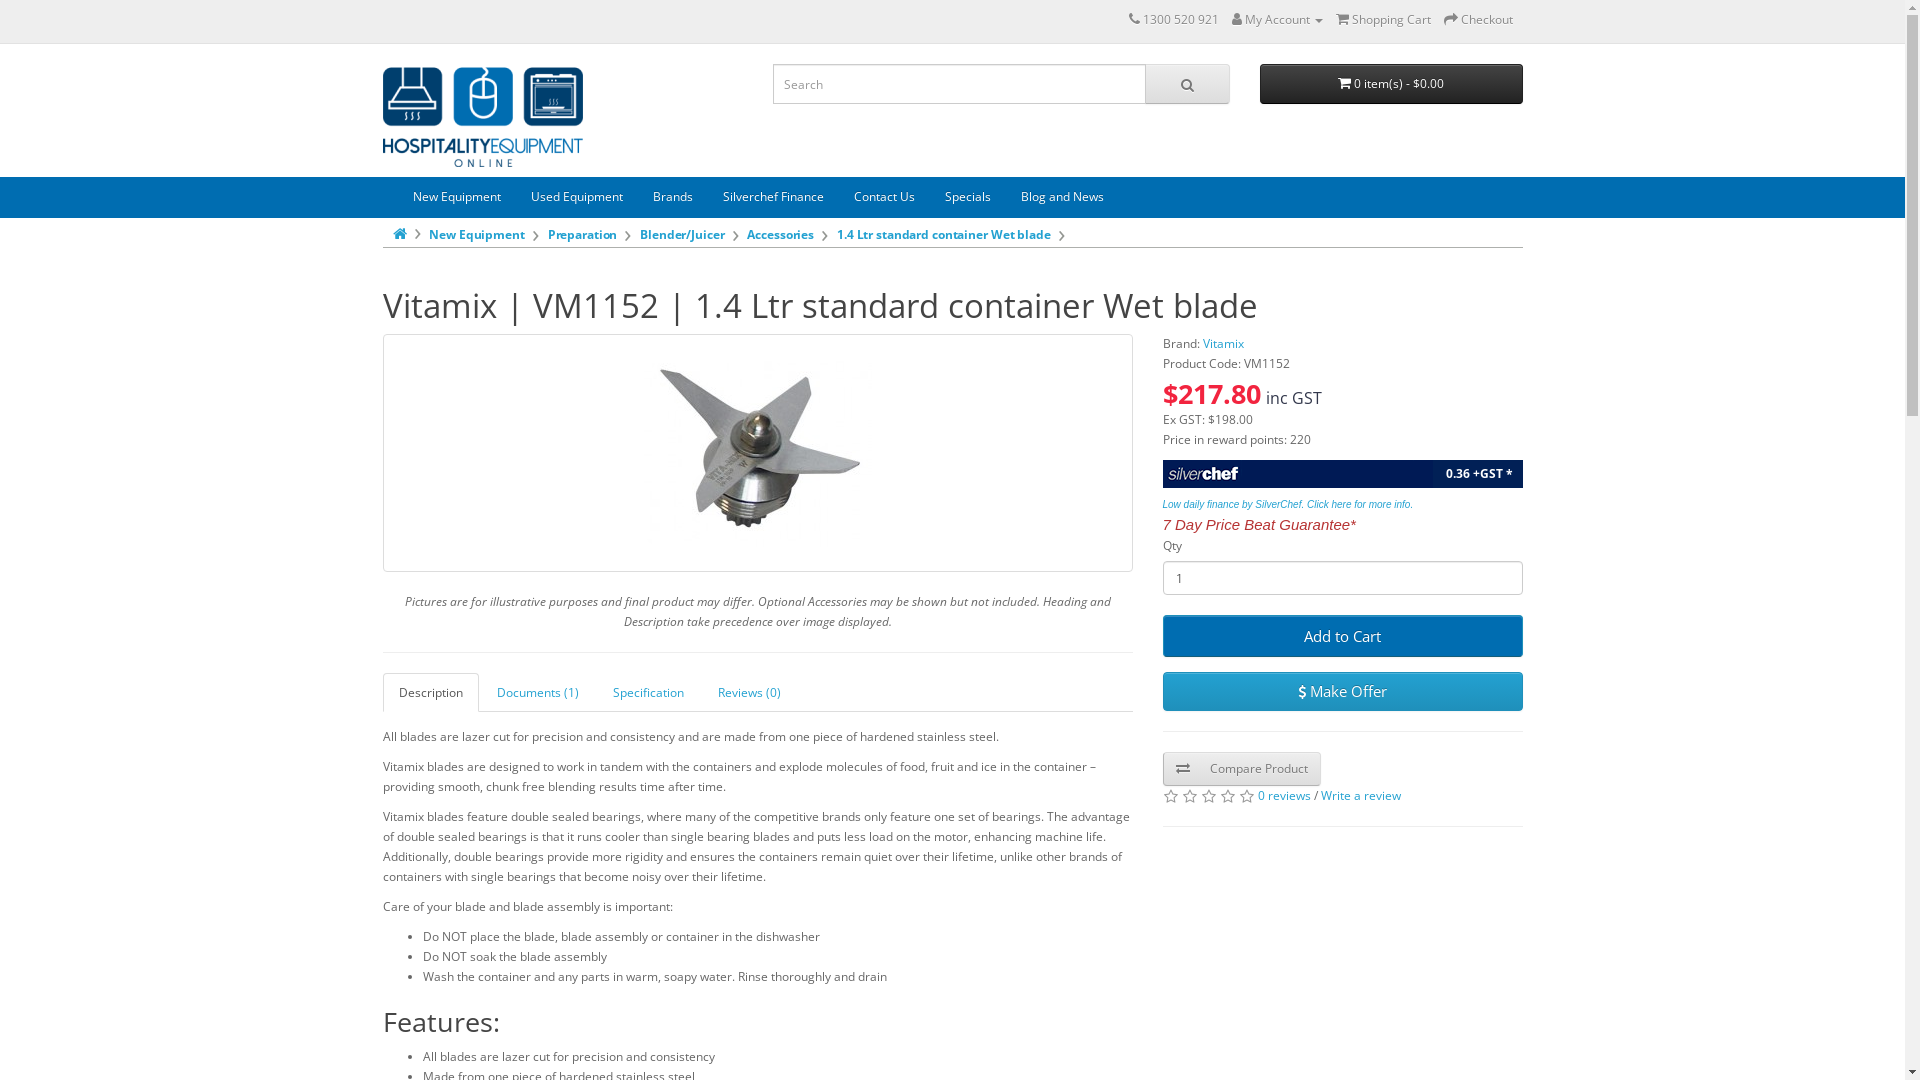  Describe the element at coordinates (647, 691) in the screenshot. I see `'Specification'` at that location.